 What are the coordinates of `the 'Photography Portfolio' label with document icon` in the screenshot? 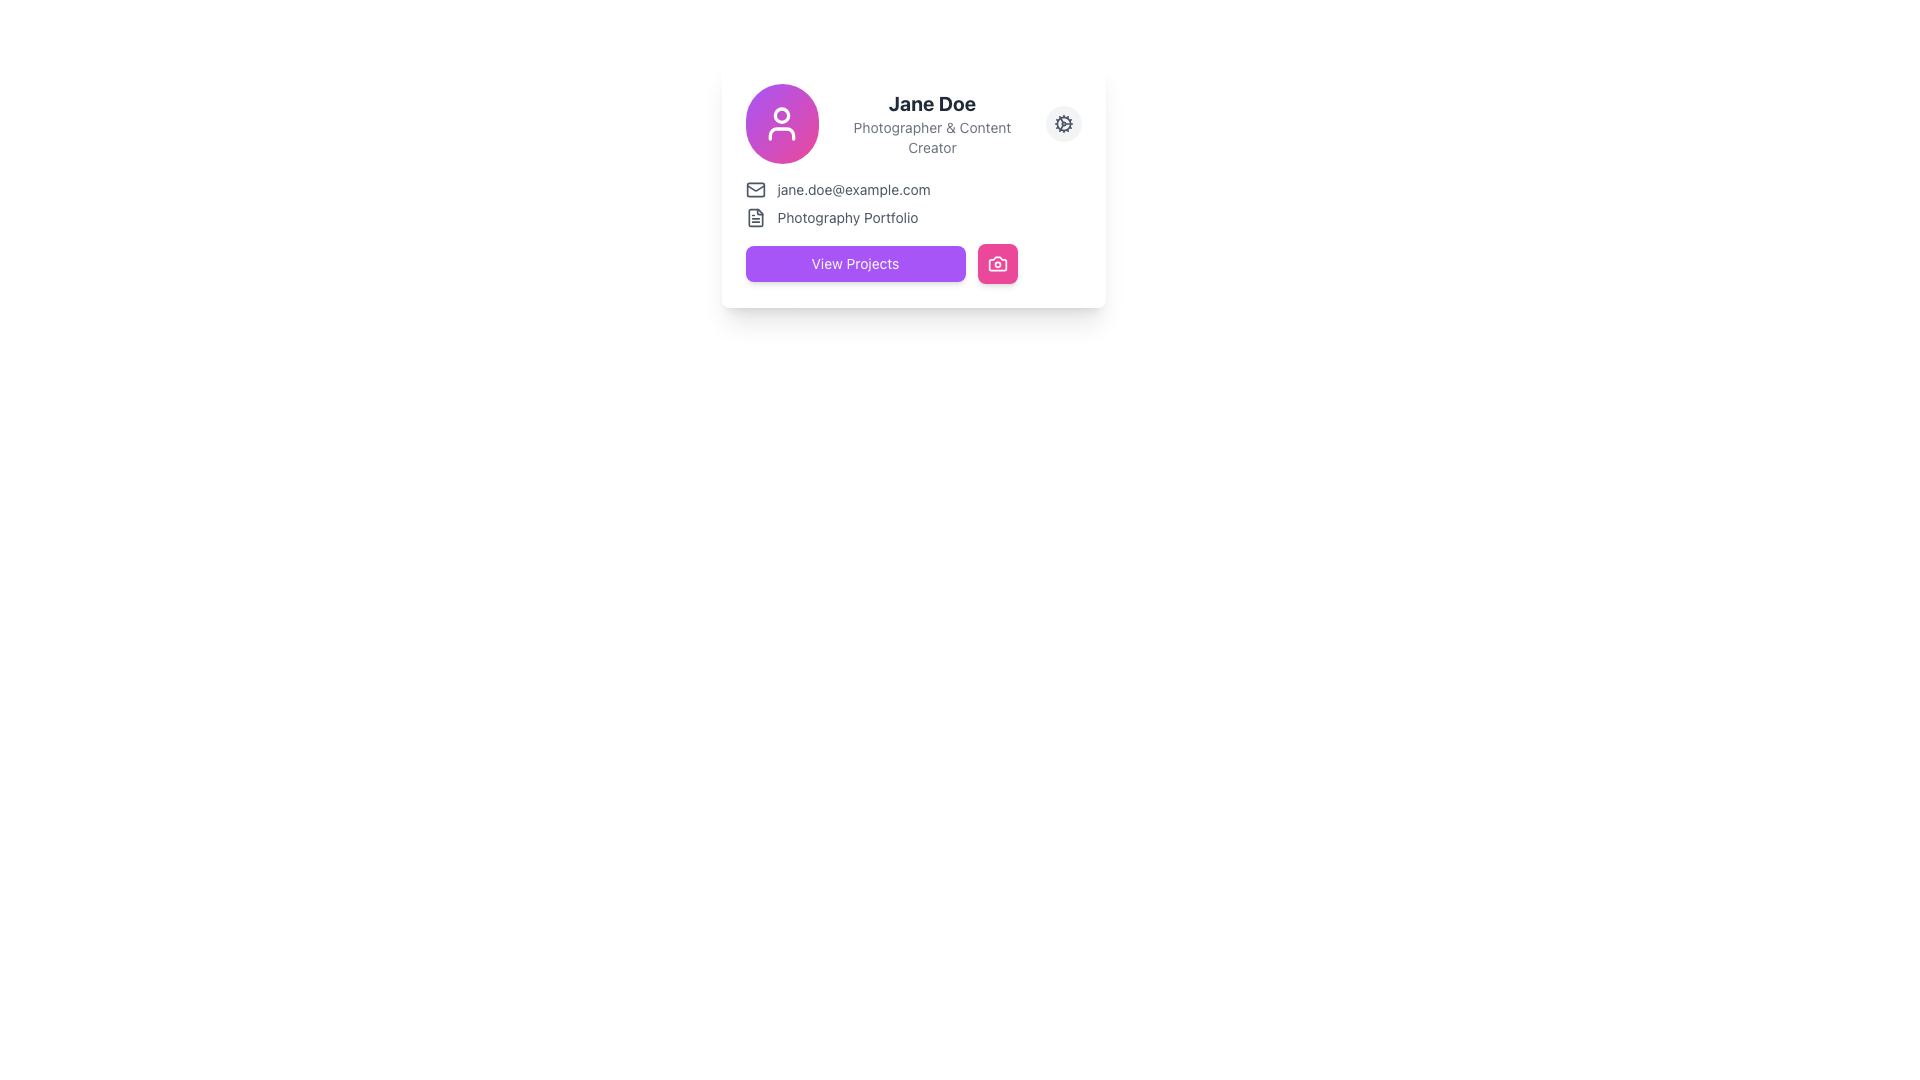 It's located at (912, 218).